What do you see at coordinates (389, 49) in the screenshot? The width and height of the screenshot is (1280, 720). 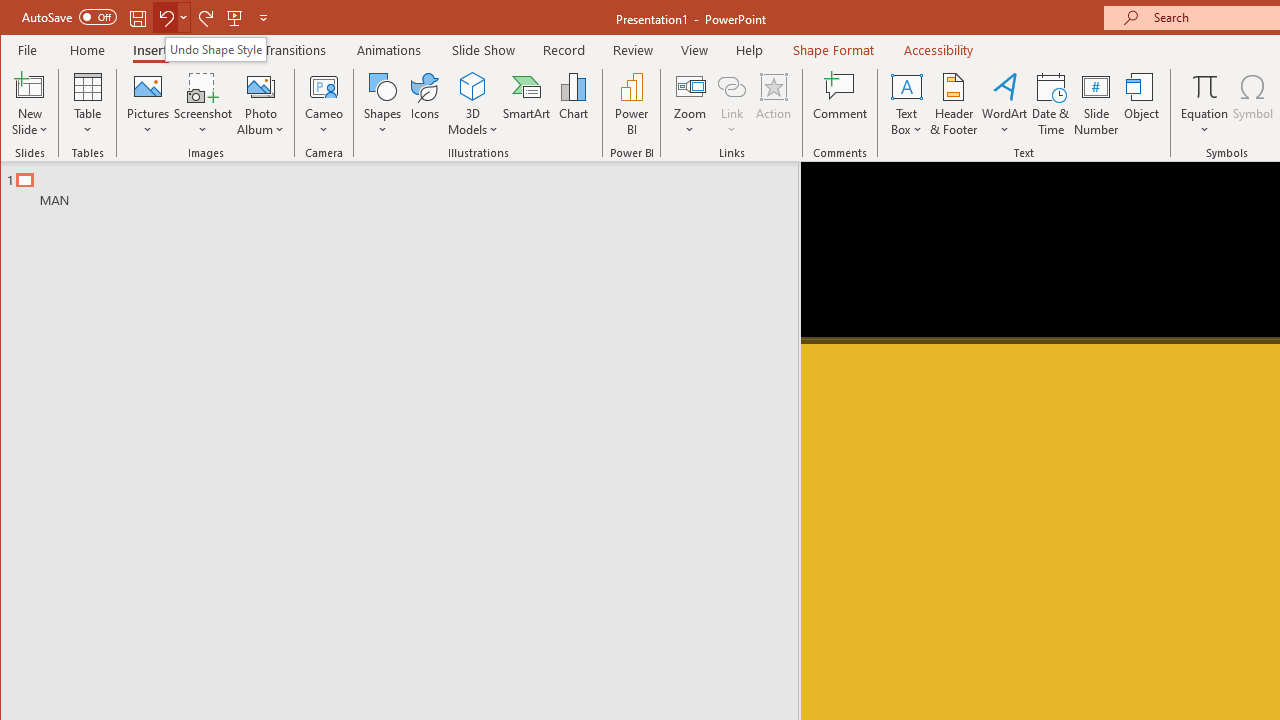 I see `'Animations'` at bounding box center [389, 49].